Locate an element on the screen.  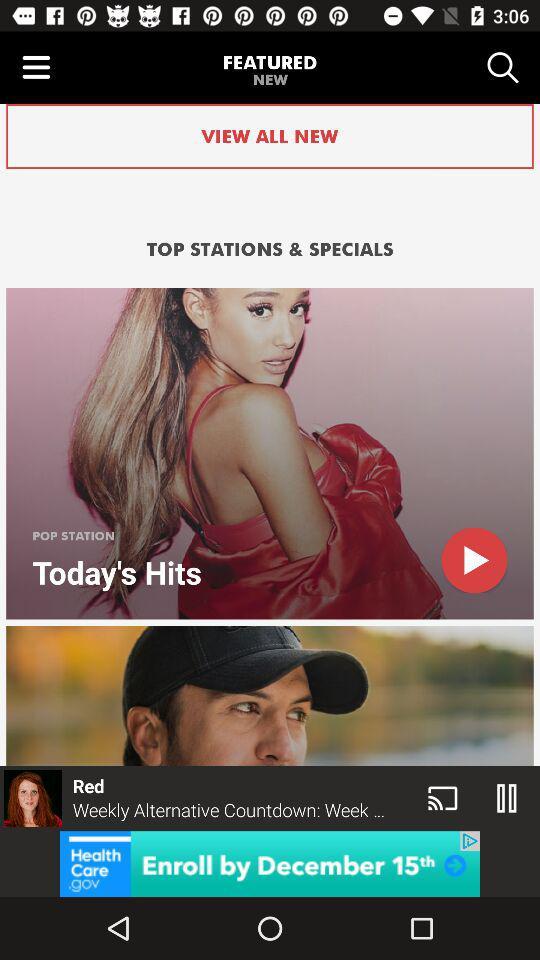
the pause icon is located at coordinates (507, 798).